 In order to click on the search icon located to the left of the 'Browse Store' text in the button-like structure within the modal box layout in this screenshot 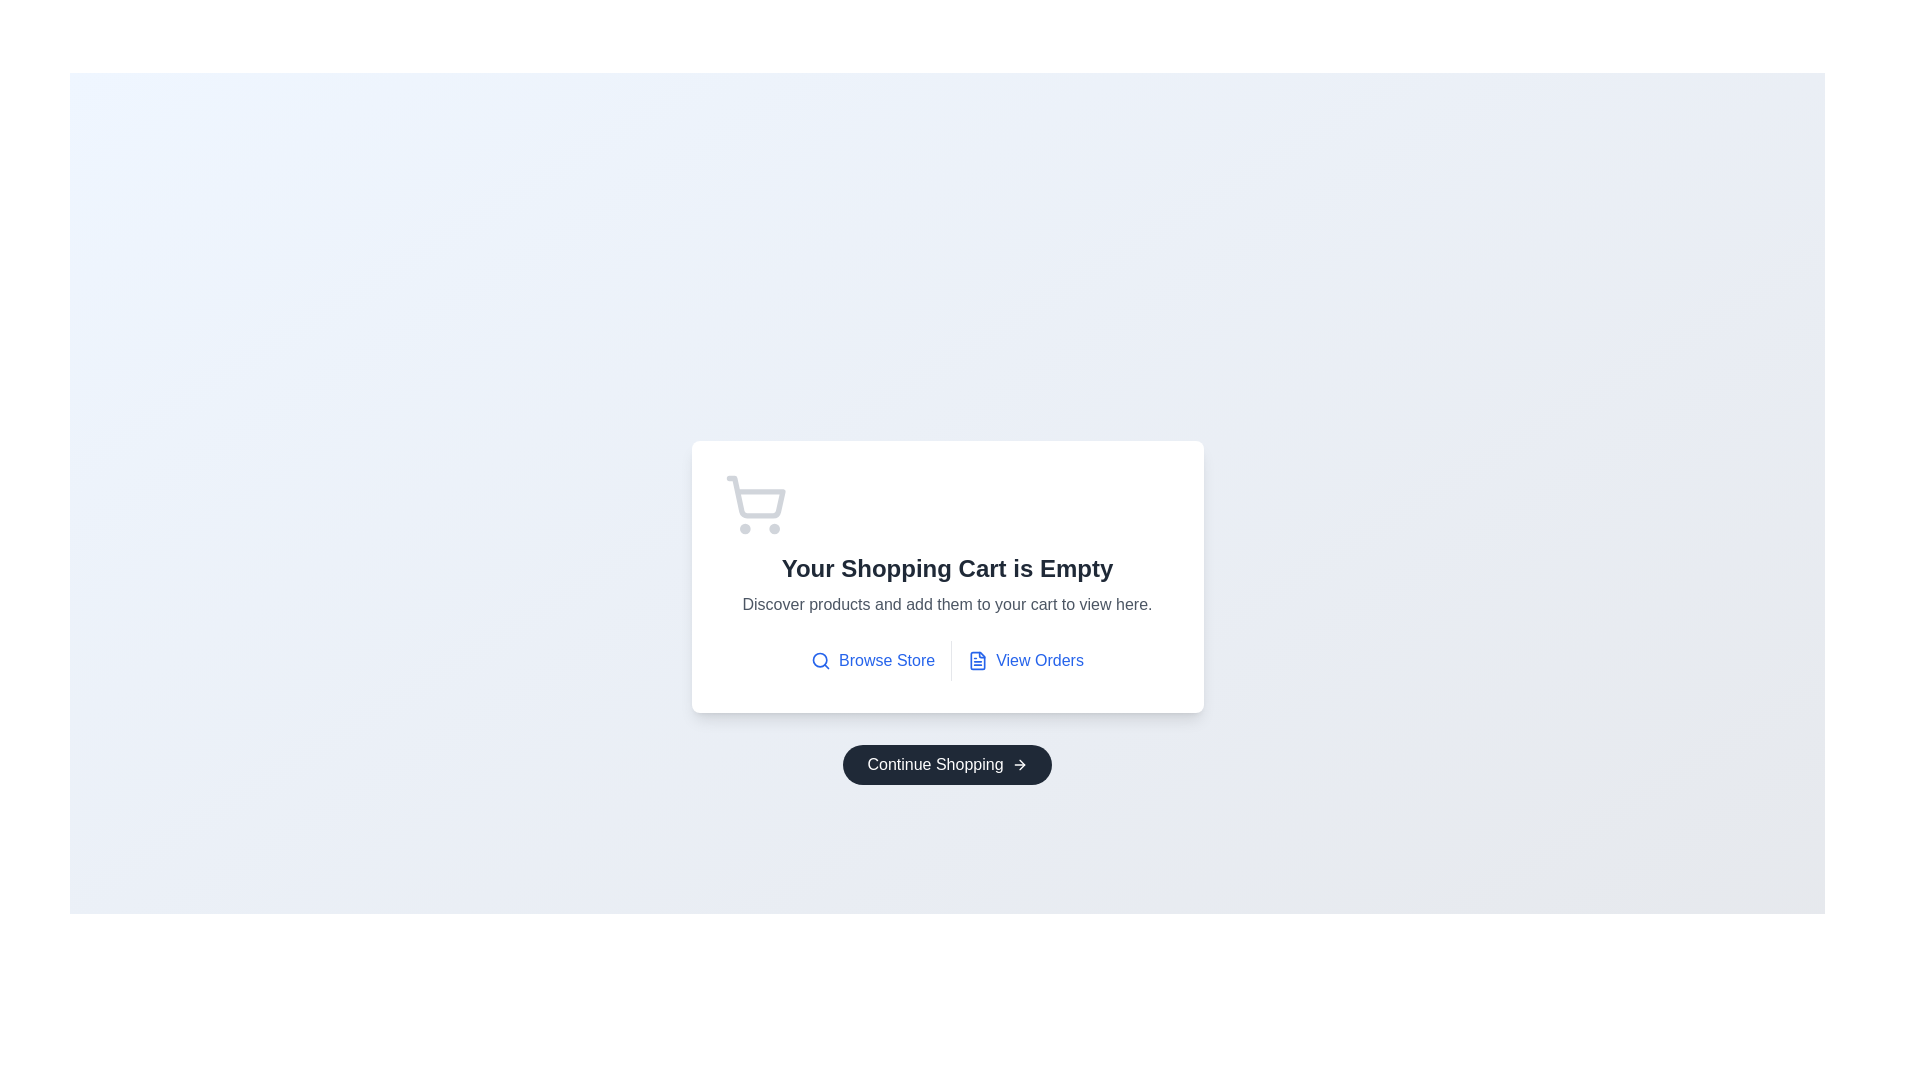, I will do `click(821, 660)`.